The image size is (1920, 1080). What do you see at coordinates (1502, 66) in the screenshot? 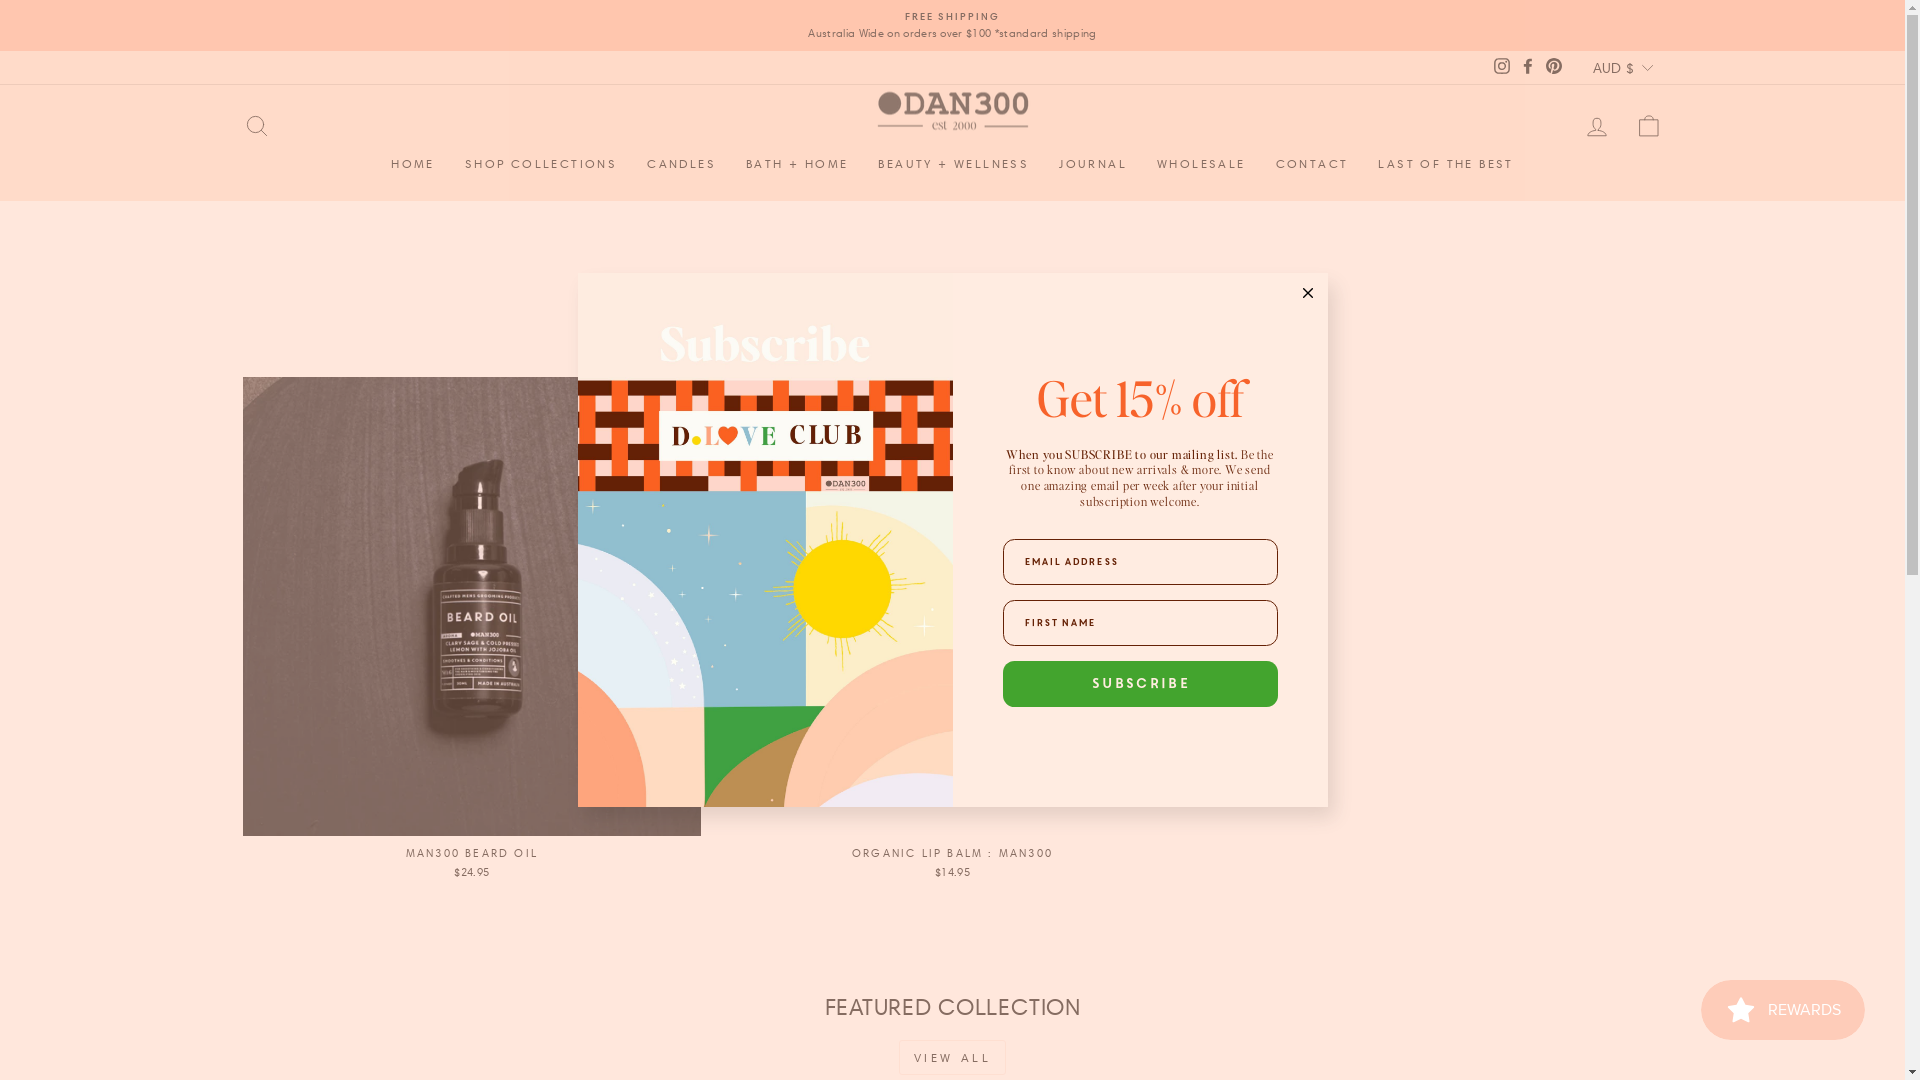
I see `'Instagram'` at bounding box center [1502, 66].